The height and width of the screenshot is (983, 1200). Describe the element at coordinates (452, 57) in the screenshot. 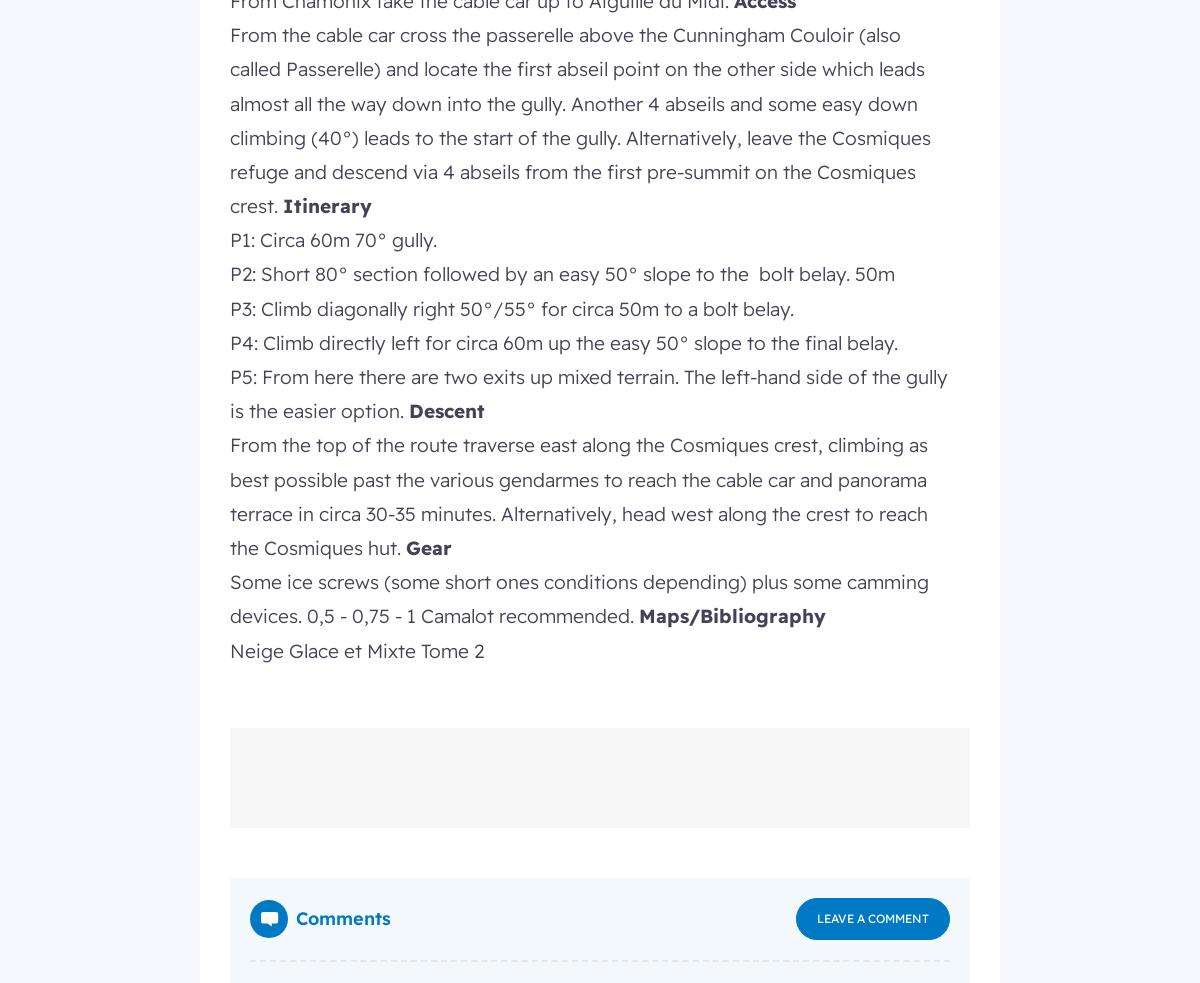

I see `'Freeride'` at that location.